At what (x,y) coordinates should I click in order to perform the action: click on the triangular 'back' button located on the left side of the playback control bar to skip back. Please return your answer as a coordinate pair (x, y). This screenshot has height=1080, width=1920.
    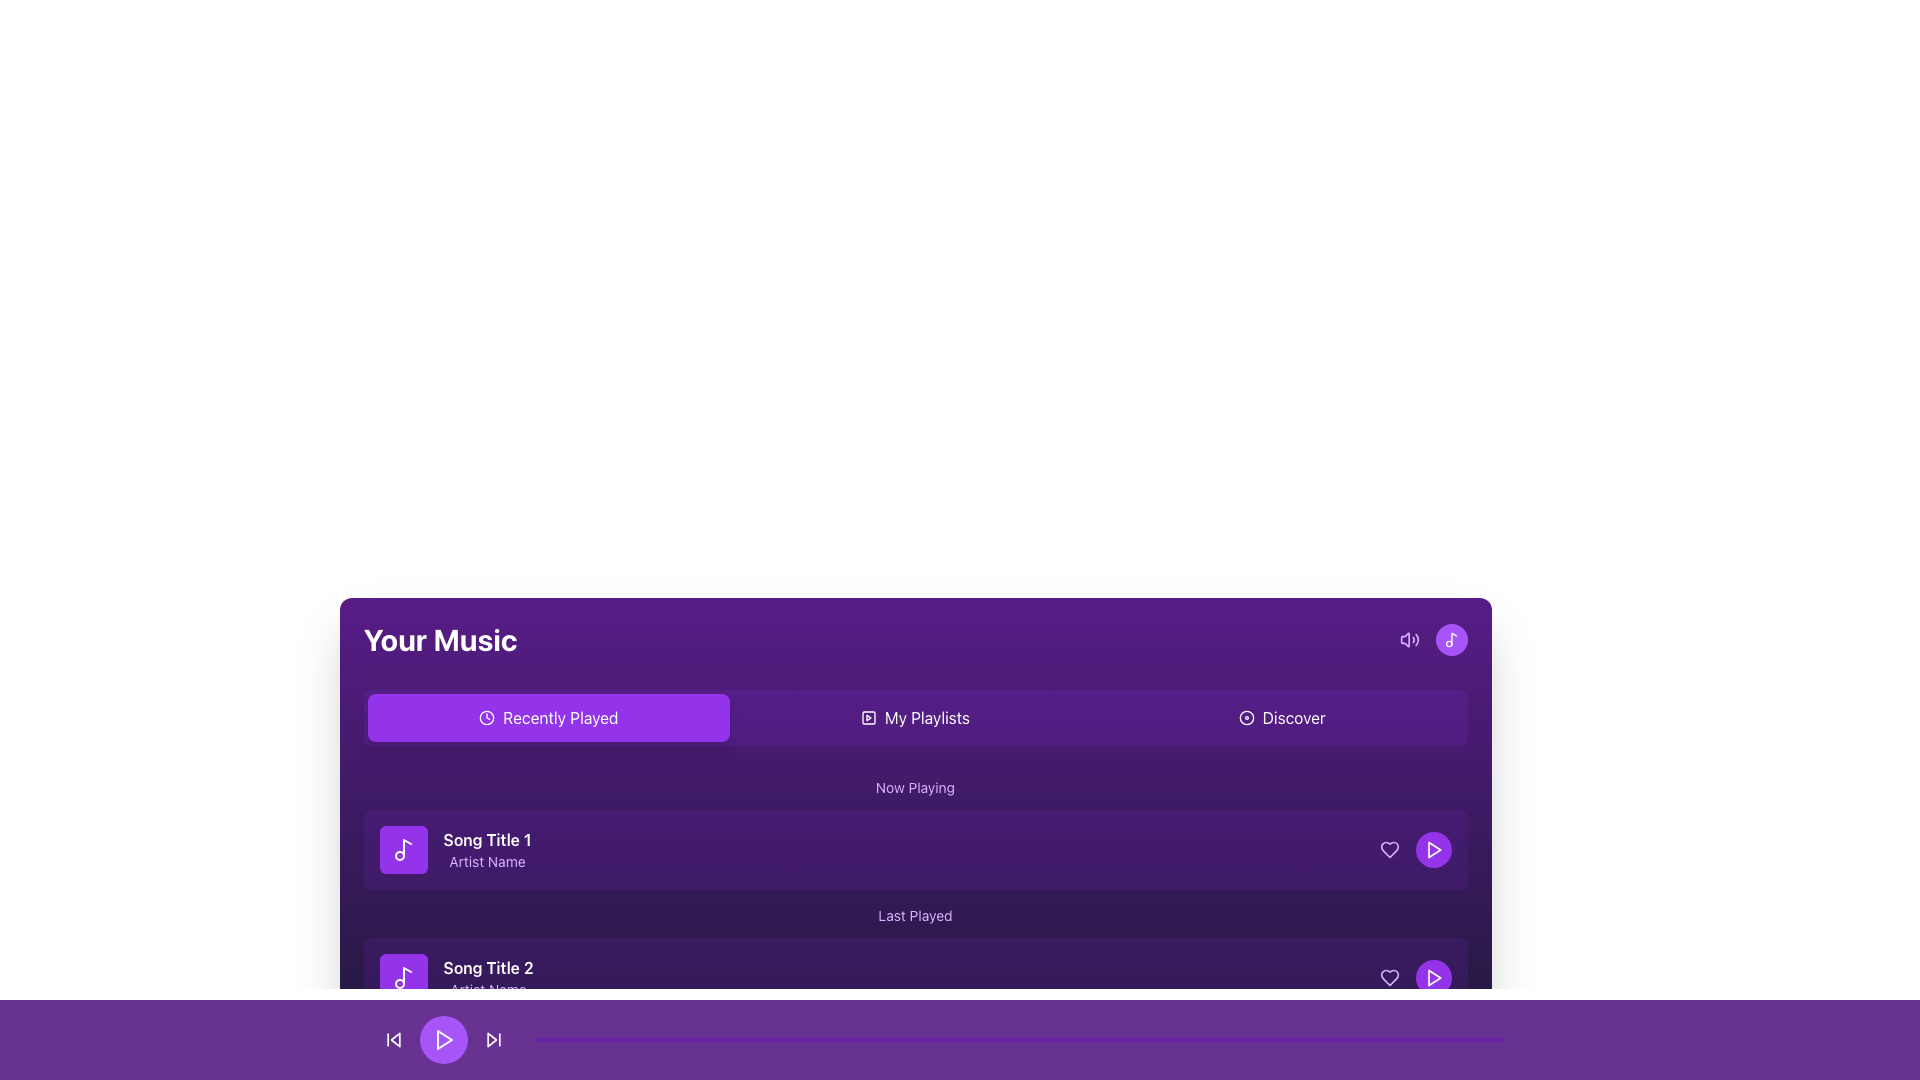
    Looking at the image, I should click on (395, 1039).